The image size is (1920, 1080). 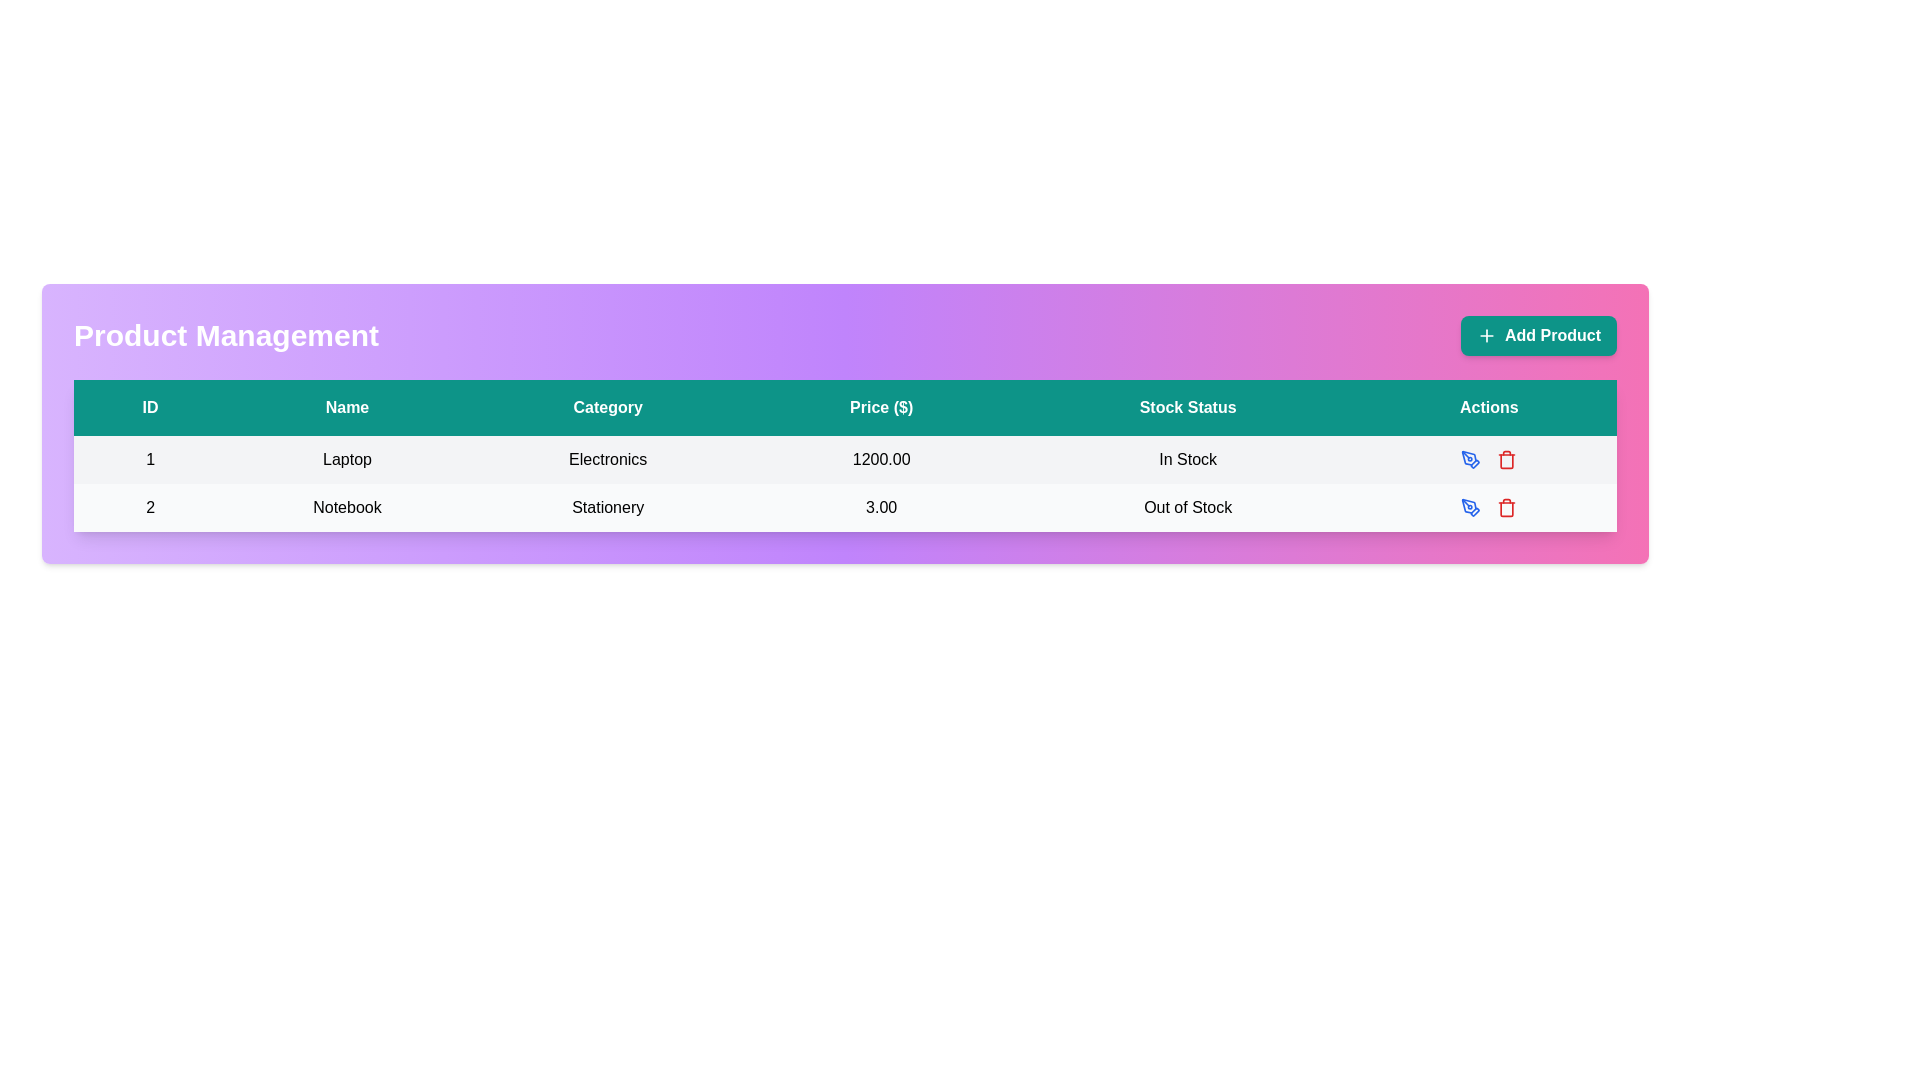 I want to click on the red icon in the actions column of the product management table for the 'Laptop' product, so click(x=1489, y=459).